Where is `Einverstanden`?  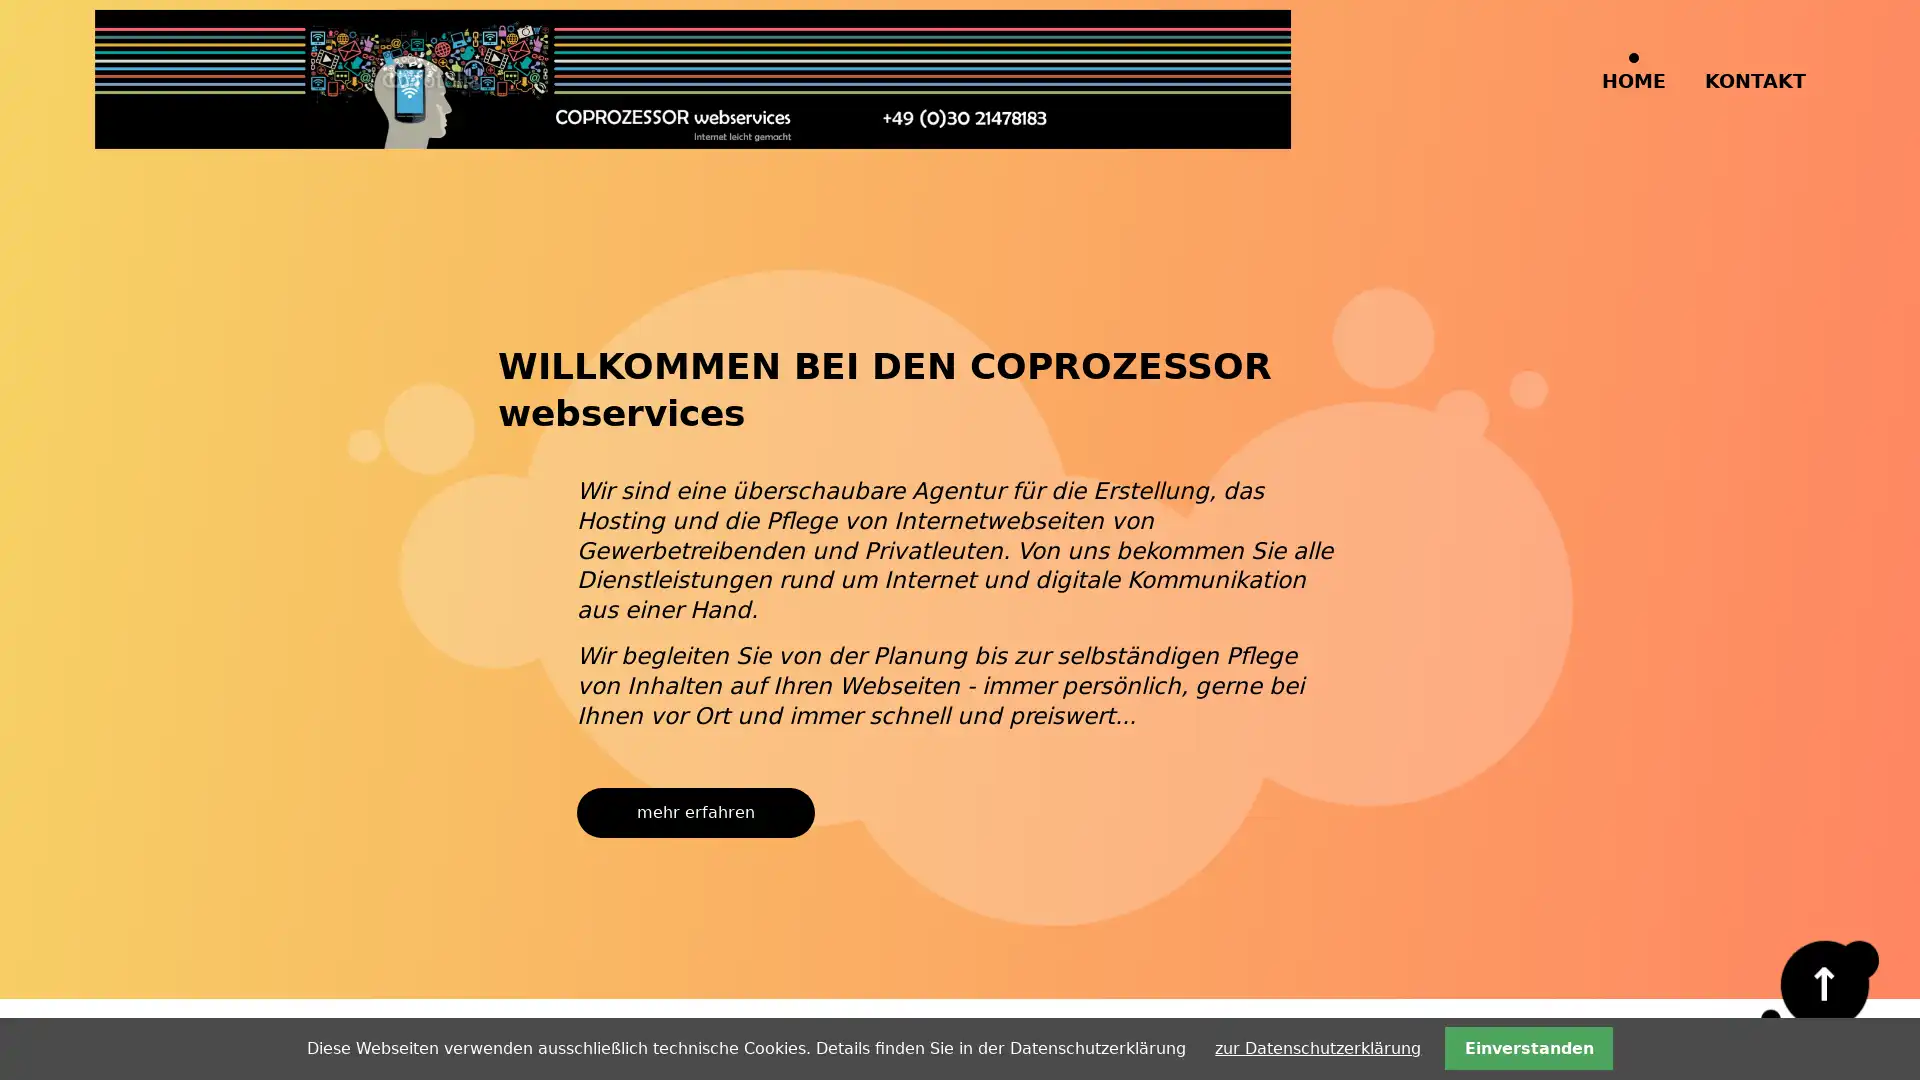
Einverstanden is located at coordinates (1527, 1047).